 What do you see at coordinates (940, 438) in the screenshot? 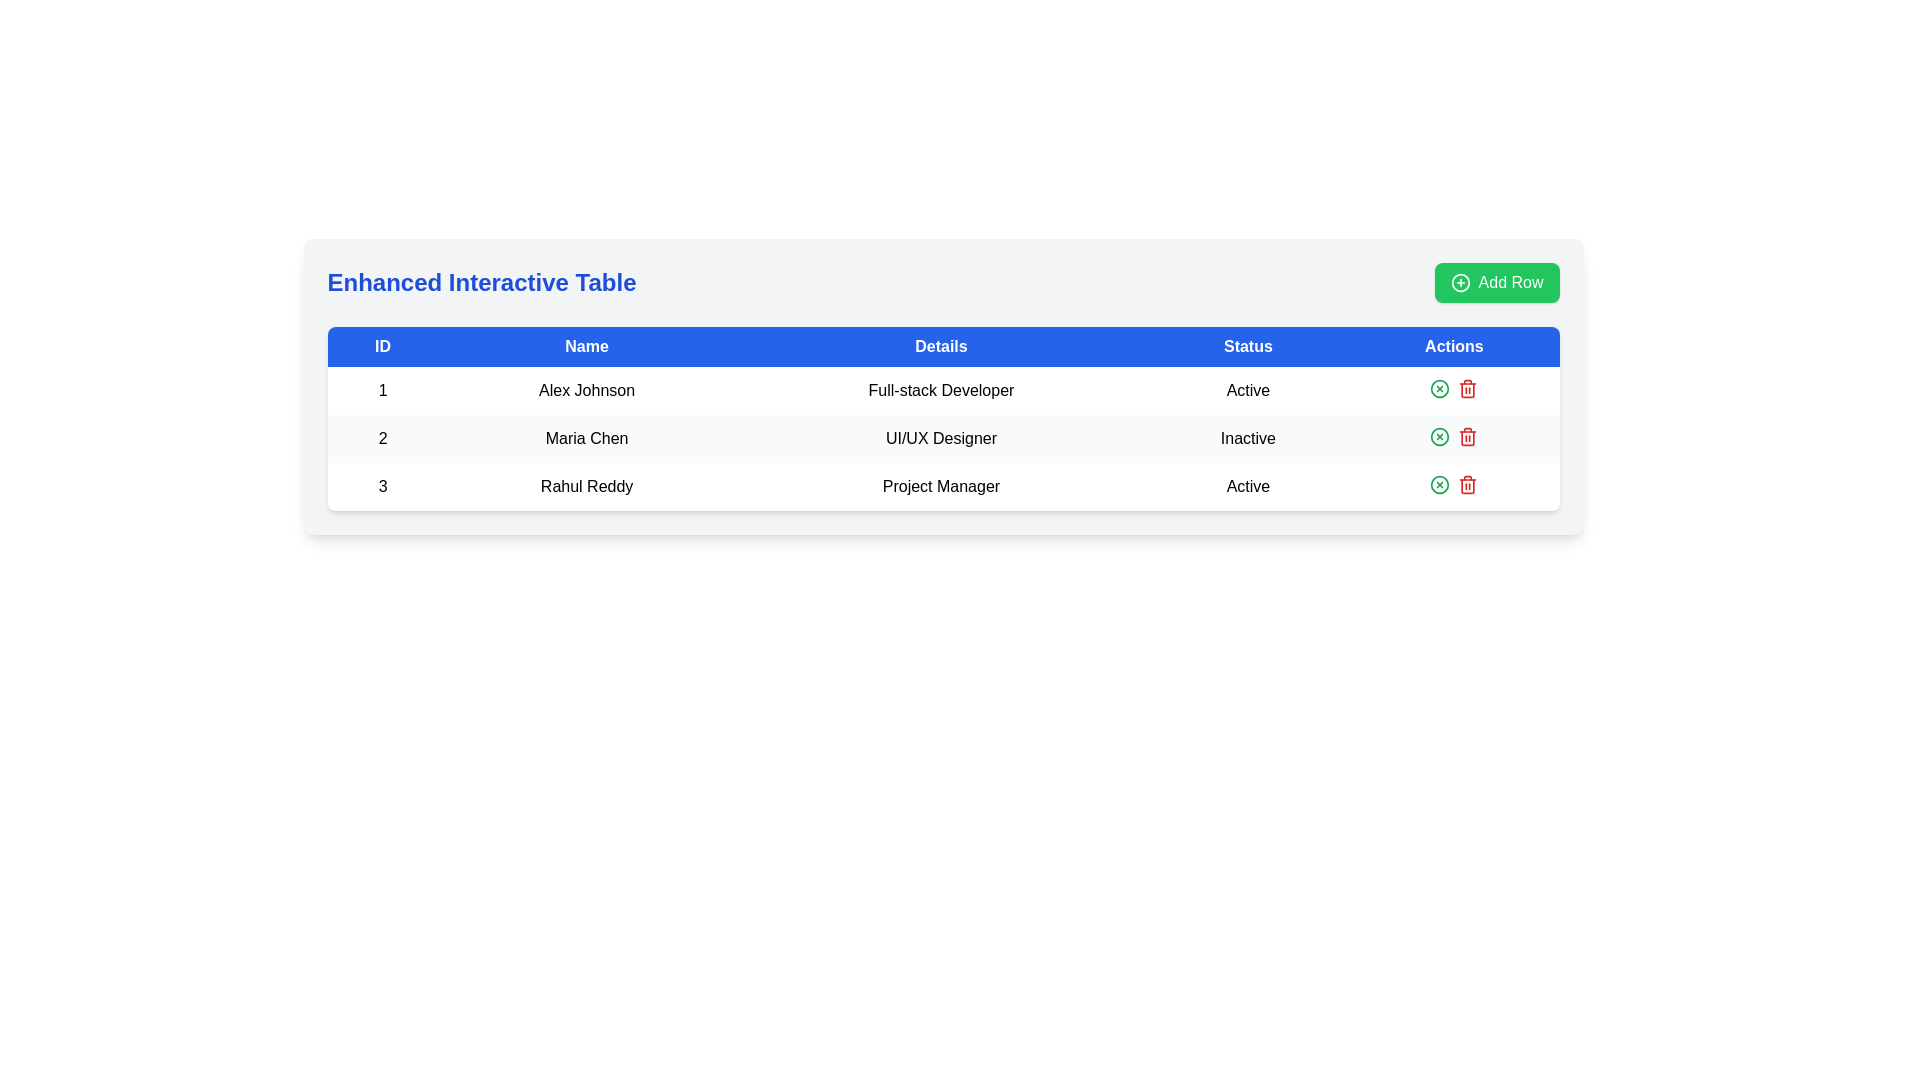
I see `the text label displaying 'UI/UX Designer' in the third column of the second row of the data table` at bounding box center [940, 438].